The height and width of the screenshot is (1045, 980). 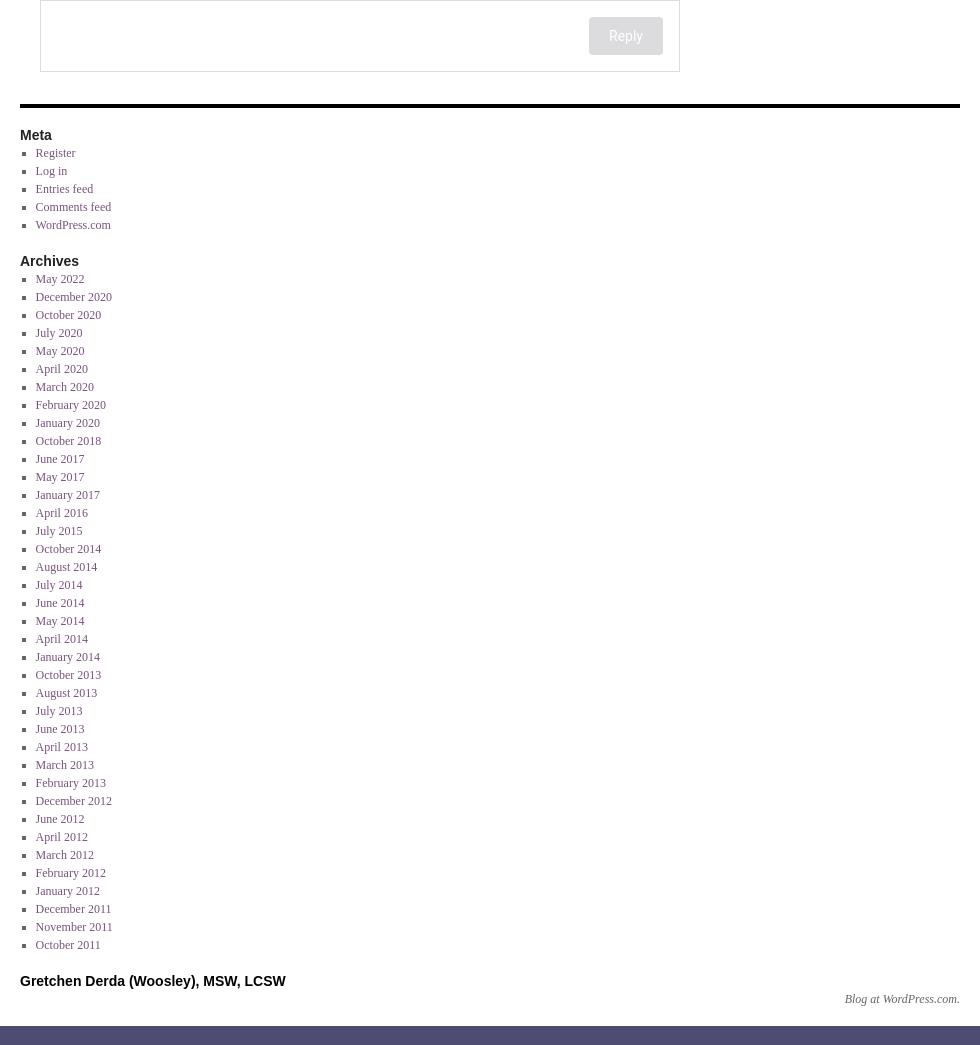 I want to click on 'May 2022', so click(x=59, y=278).